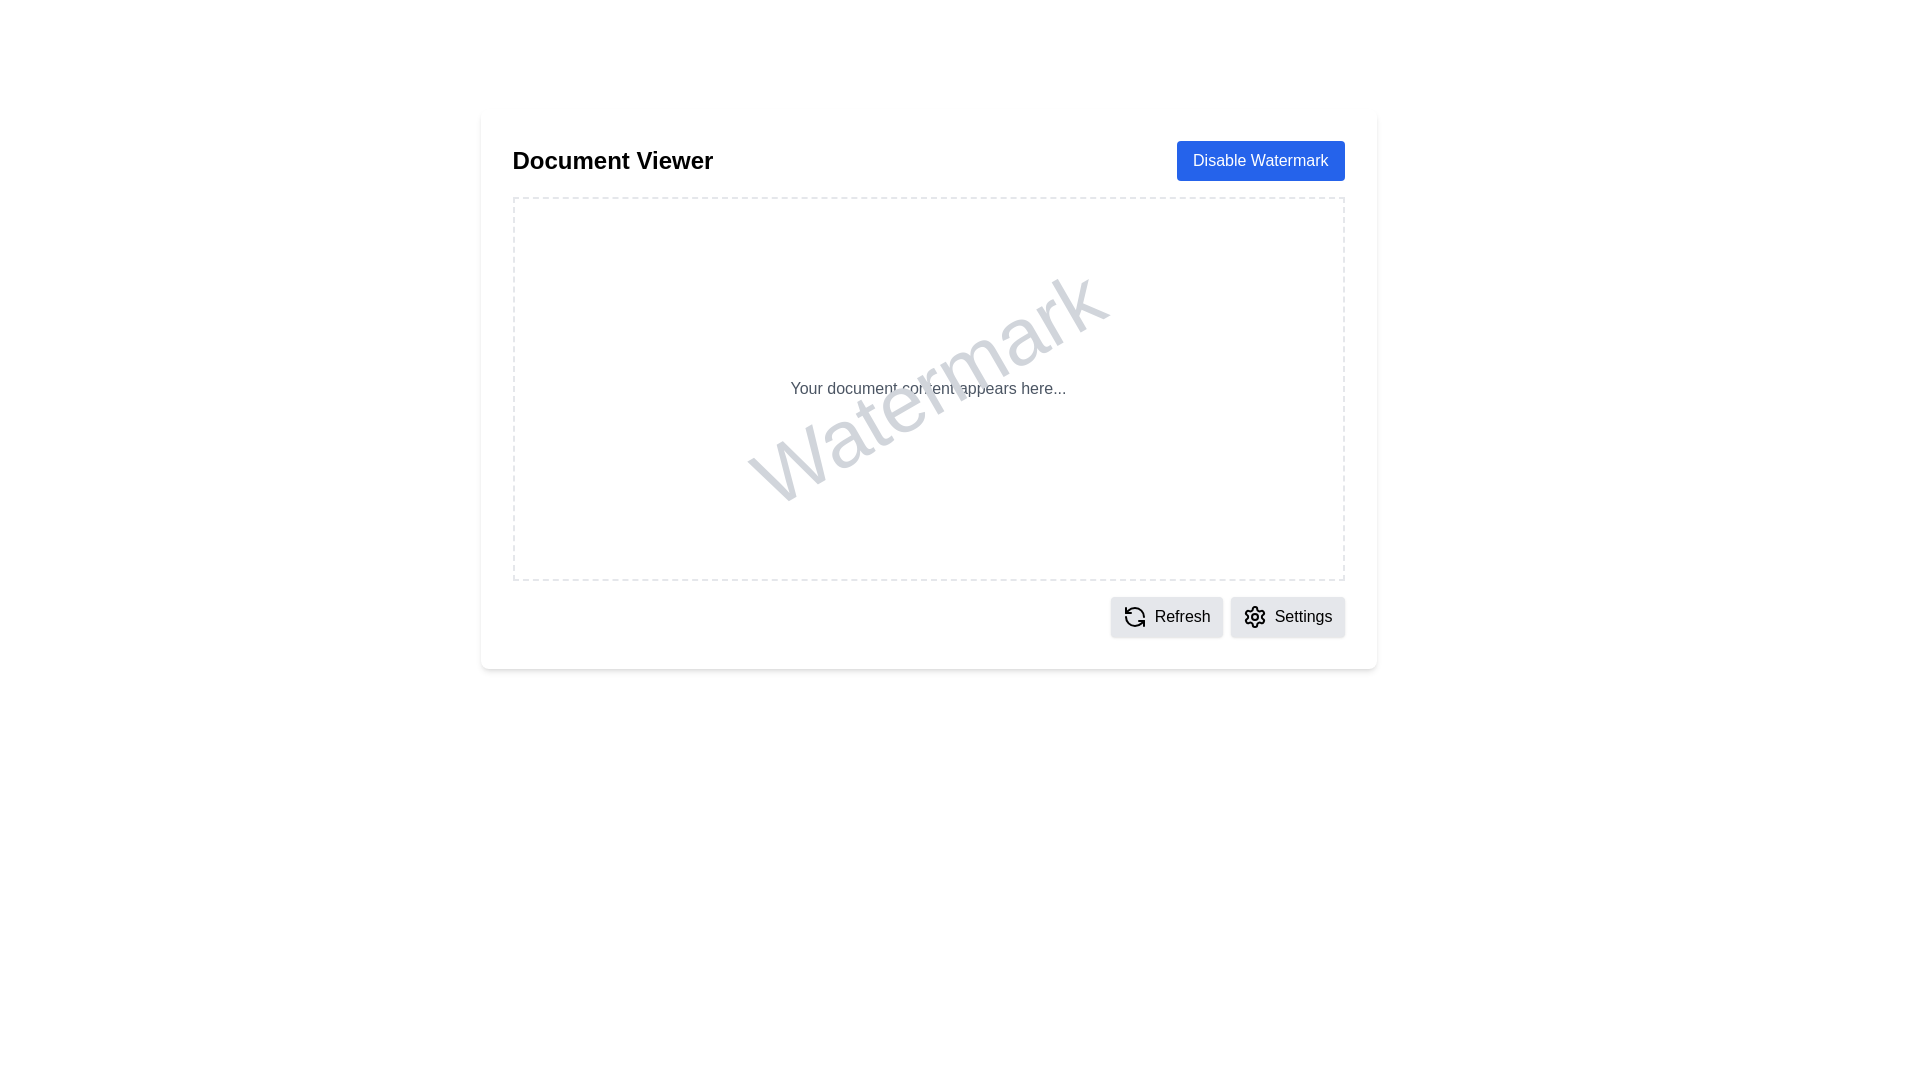  Describe the element at coordinates (1253, 616) in the screenshot. I see `the gear-shaped icon in the bottom-right section of the interface` at that location.